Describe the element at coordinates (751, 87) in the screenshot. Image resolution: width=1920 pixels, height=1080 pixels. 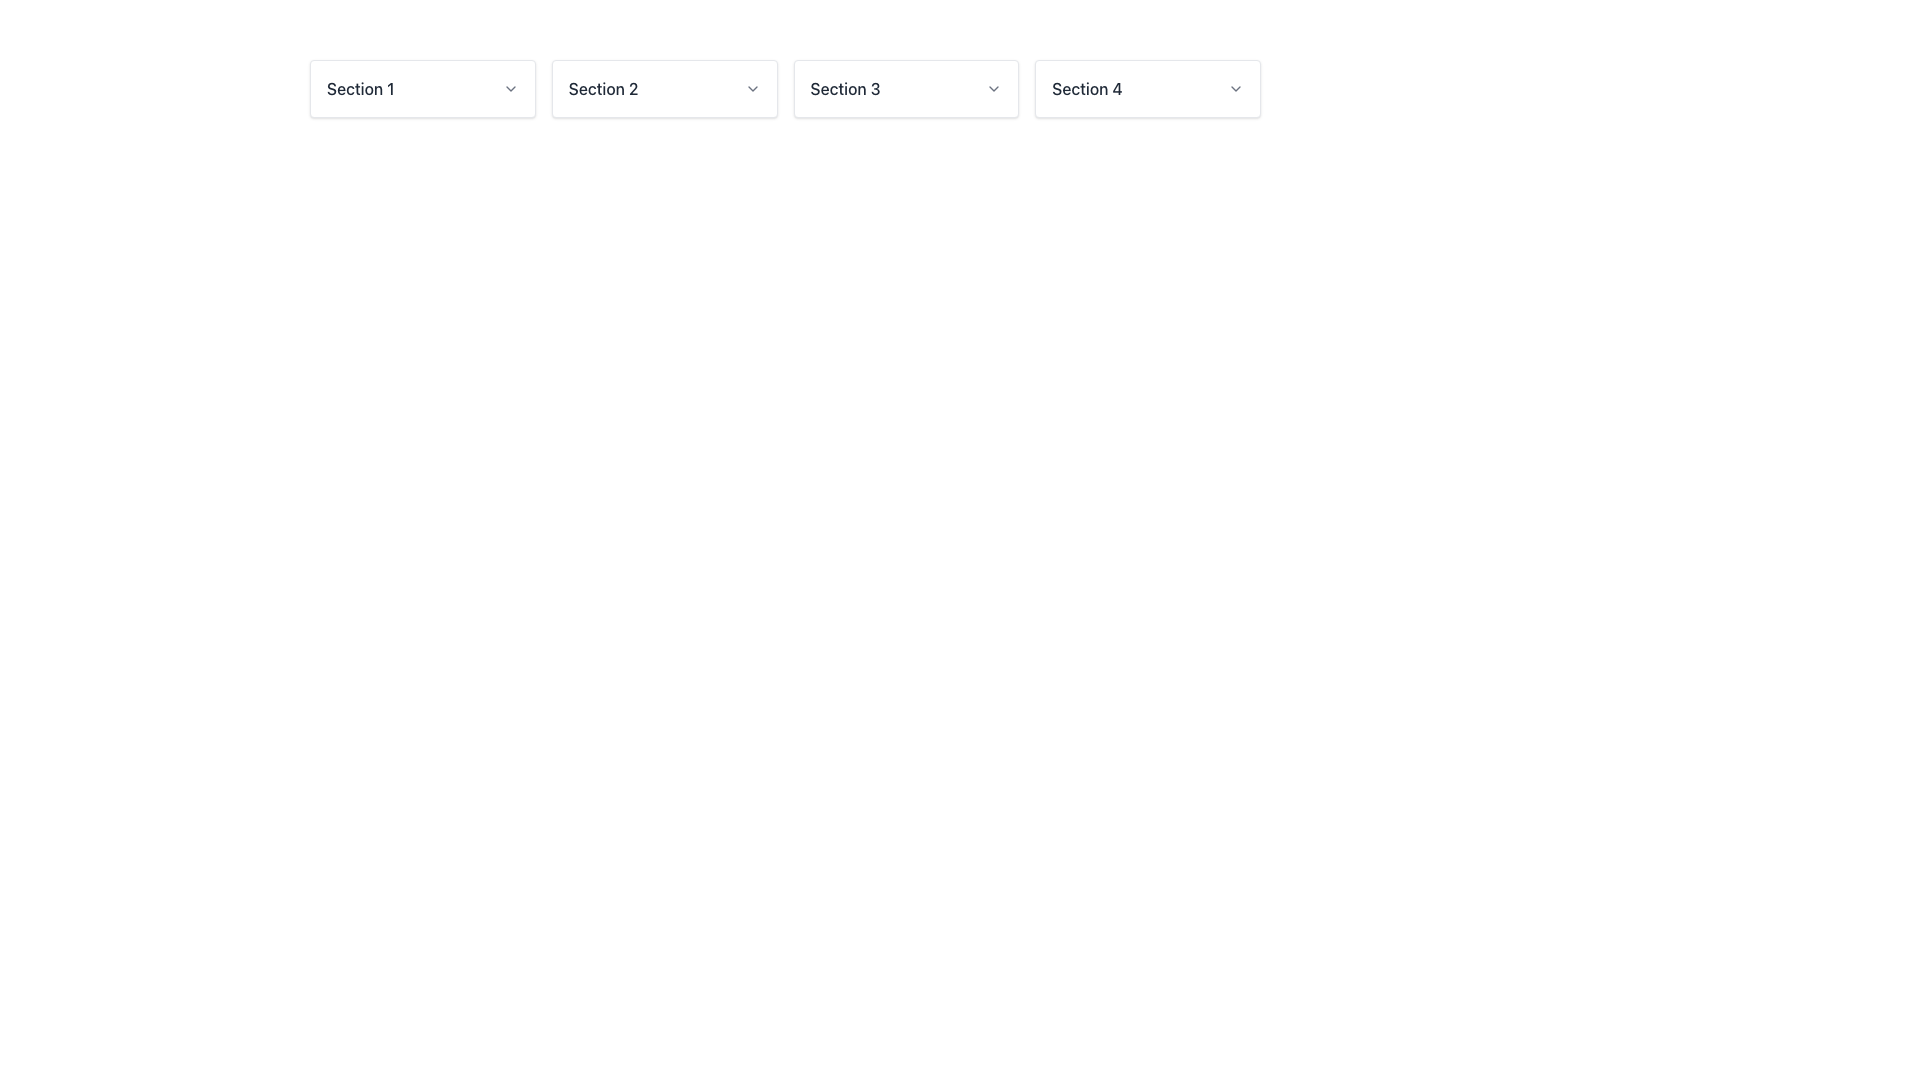
I see `the chevron icon located at the far right edge of the 'Section 2' button` at that location.